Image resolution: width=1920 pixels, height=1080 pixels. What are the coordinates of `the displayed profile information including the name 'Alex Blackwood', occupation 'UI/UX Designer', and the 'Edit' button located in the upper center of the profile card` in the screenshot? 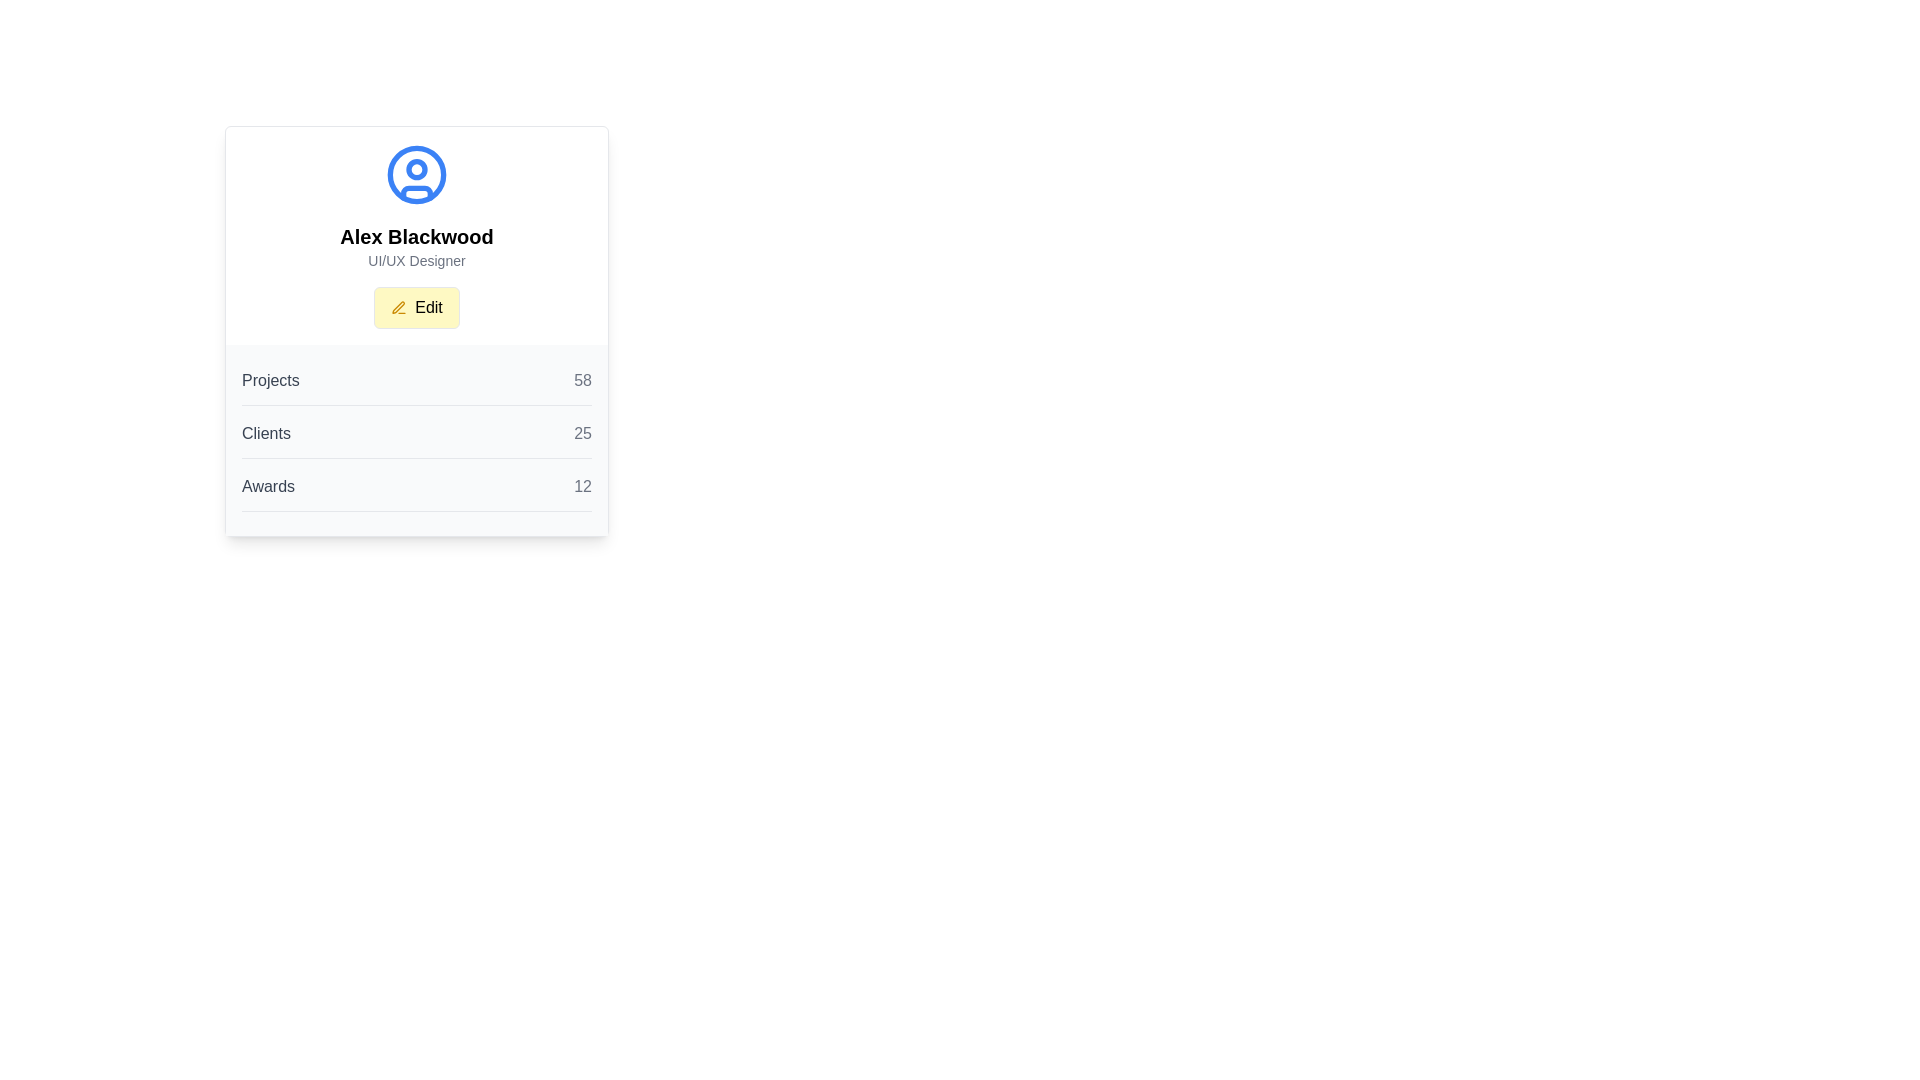 It's located at (416, 276).